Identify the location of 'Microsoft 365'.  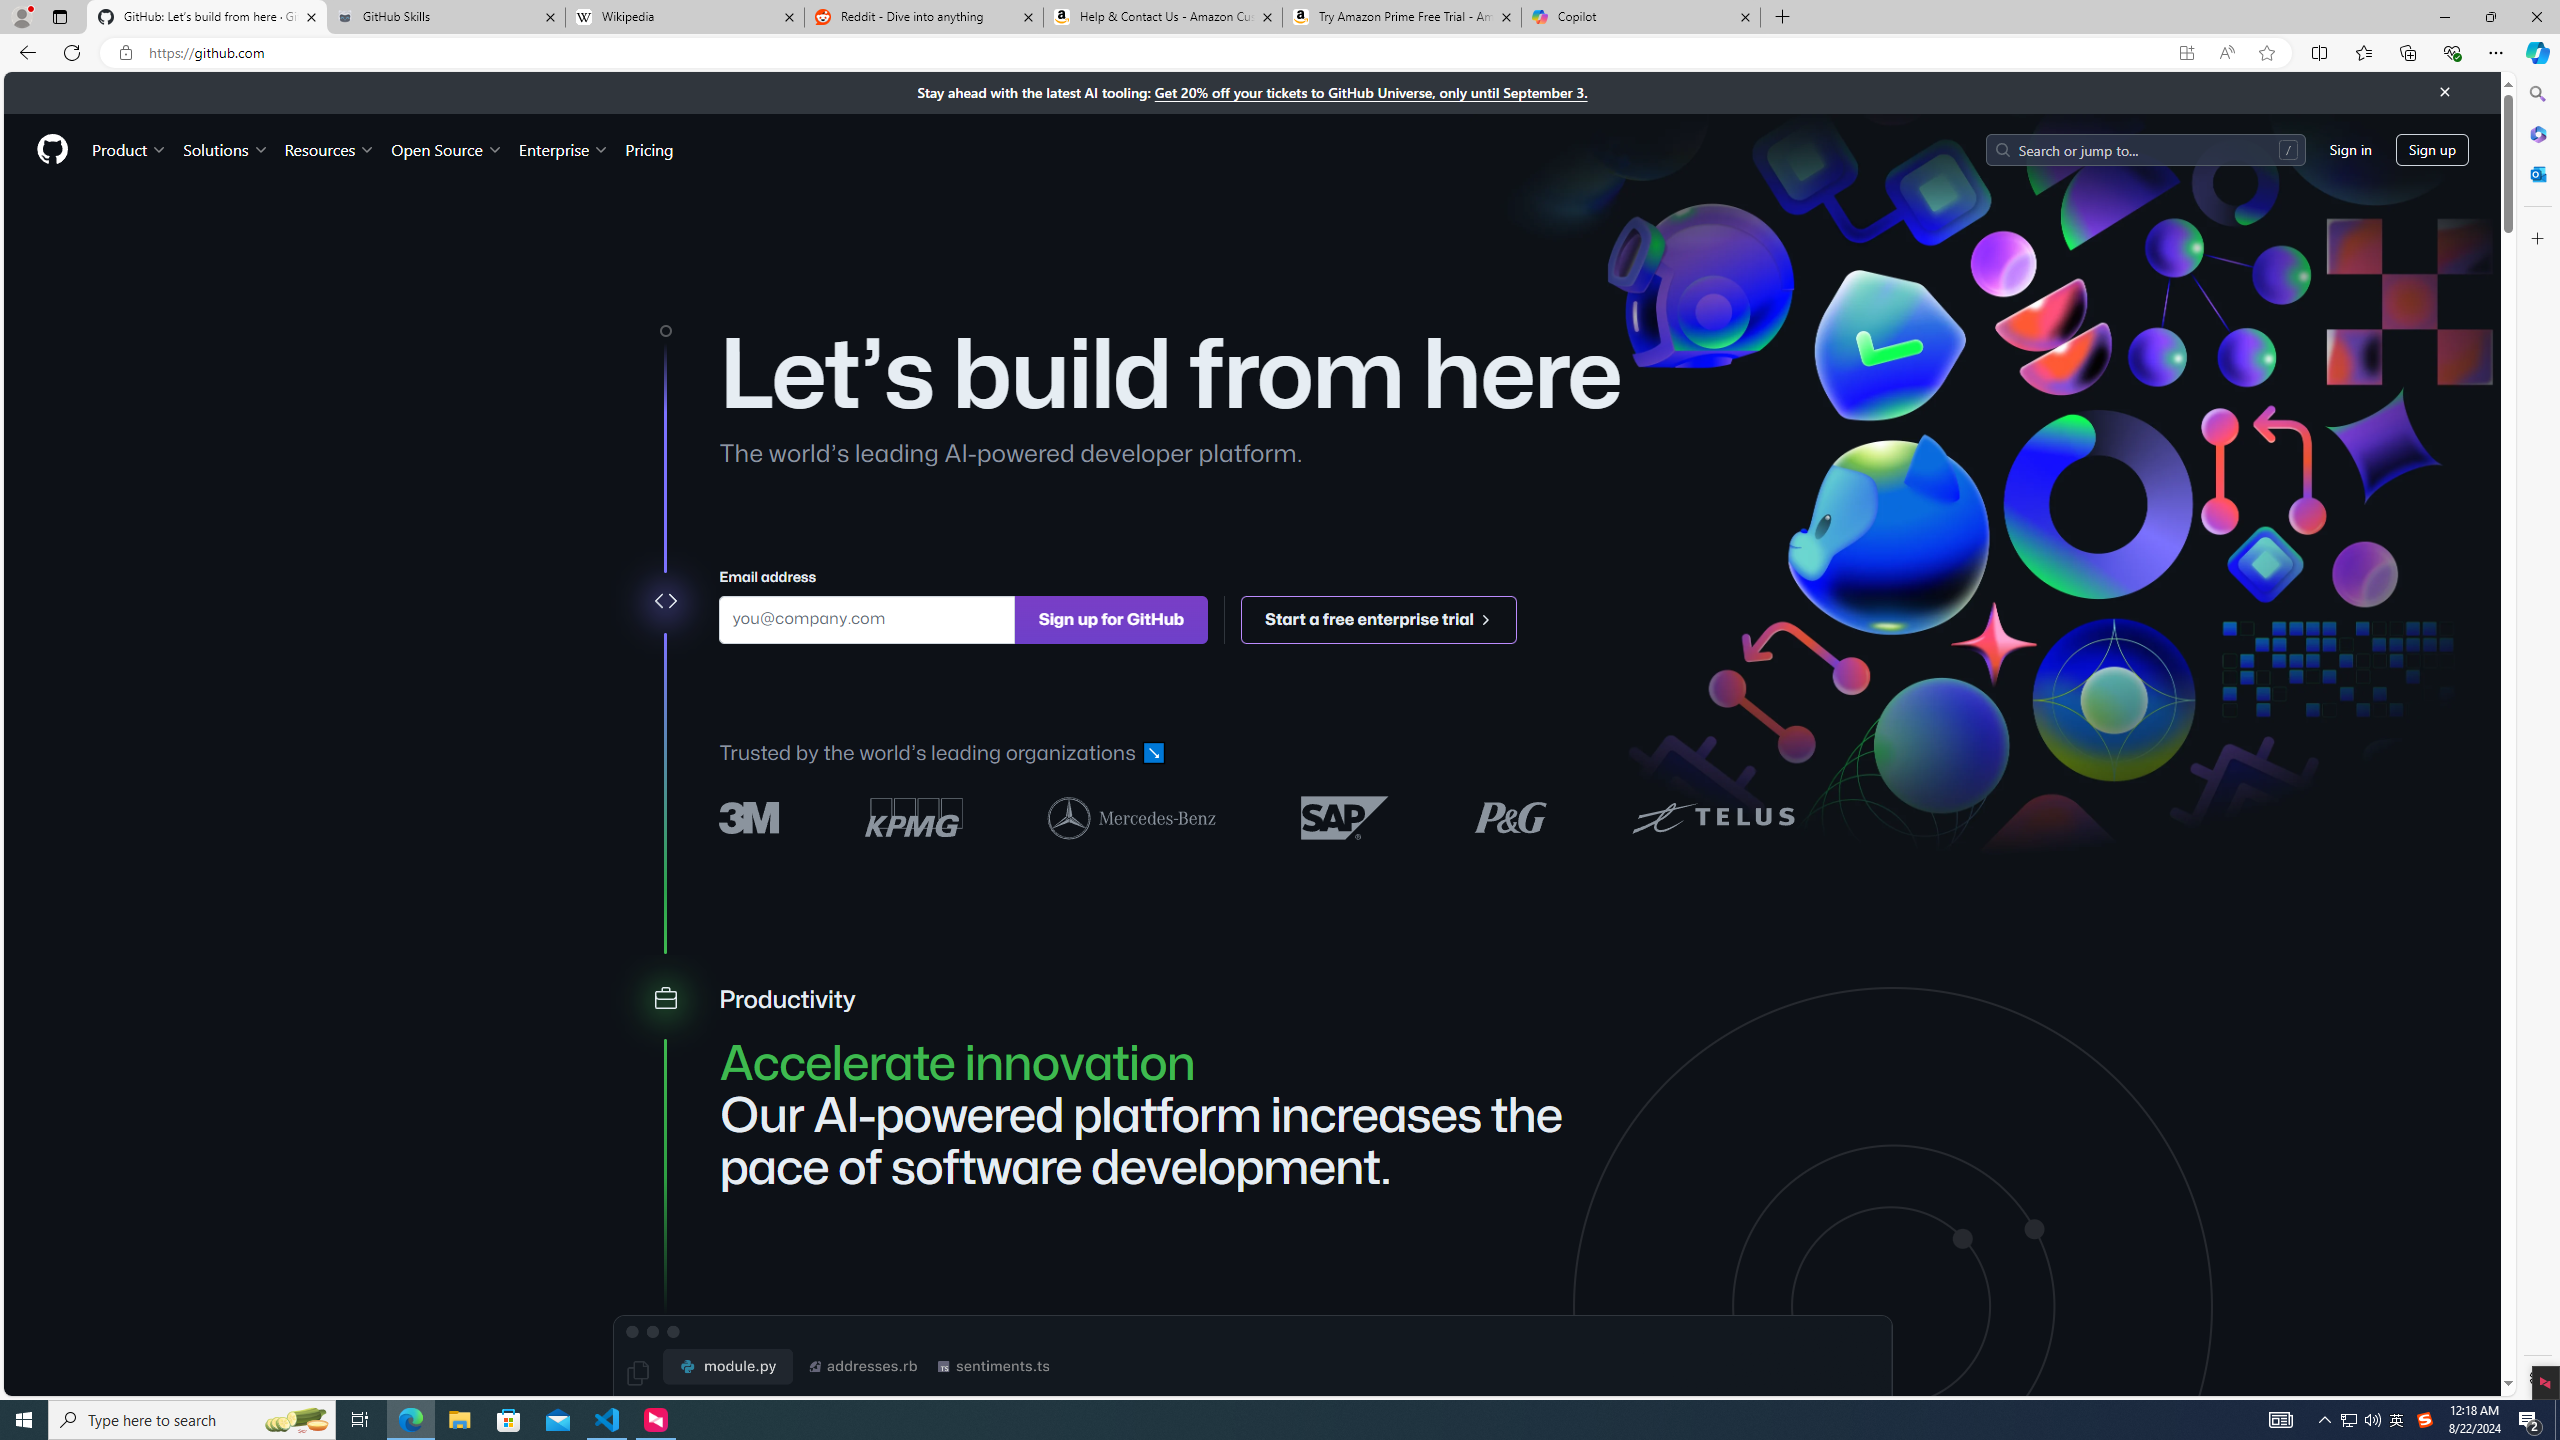
(2535, 134).